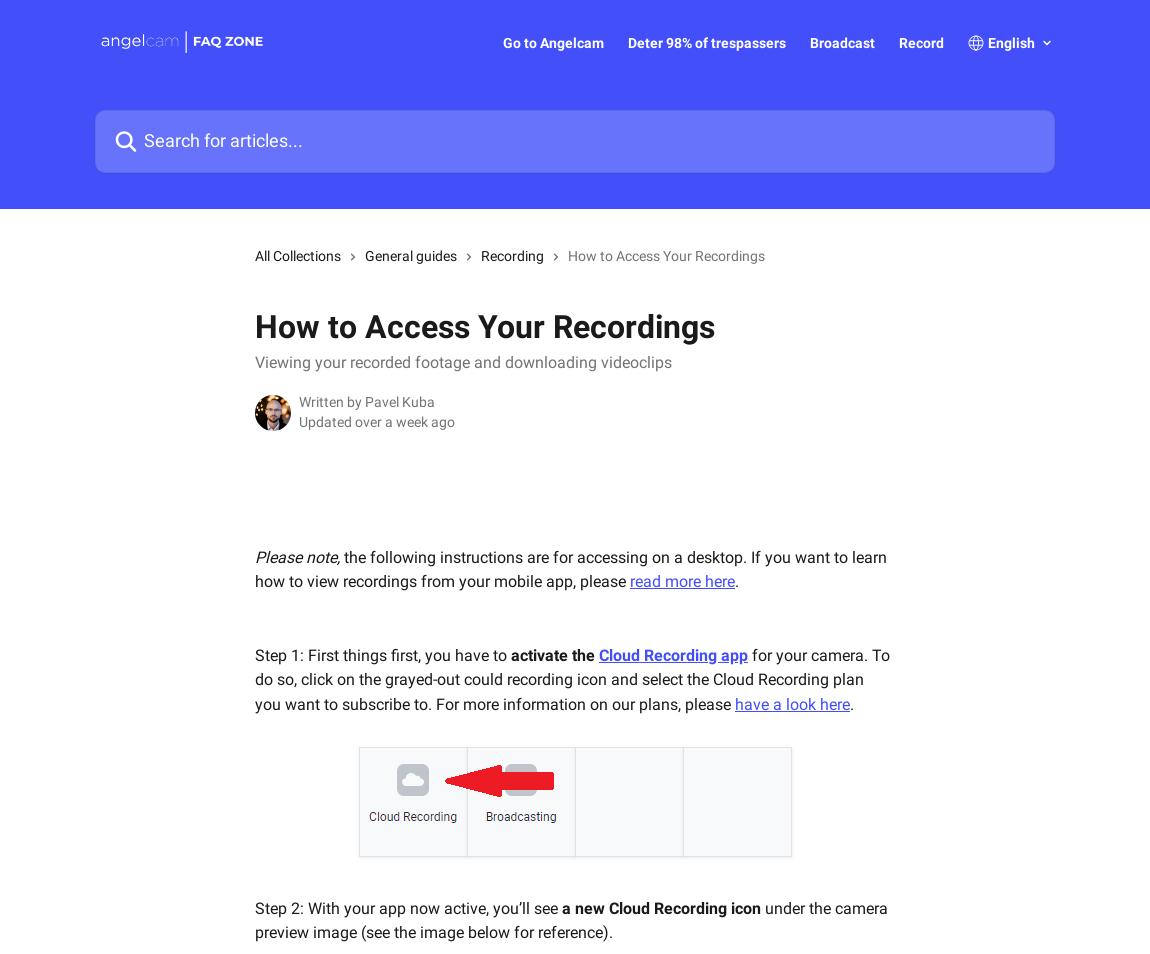 The height and width of the screenshot is (954, 1150). What do you see at coordinates (672, 653) in the screenshot?
I see `'Cloud Recording app'` at bounding box center [672, 653].